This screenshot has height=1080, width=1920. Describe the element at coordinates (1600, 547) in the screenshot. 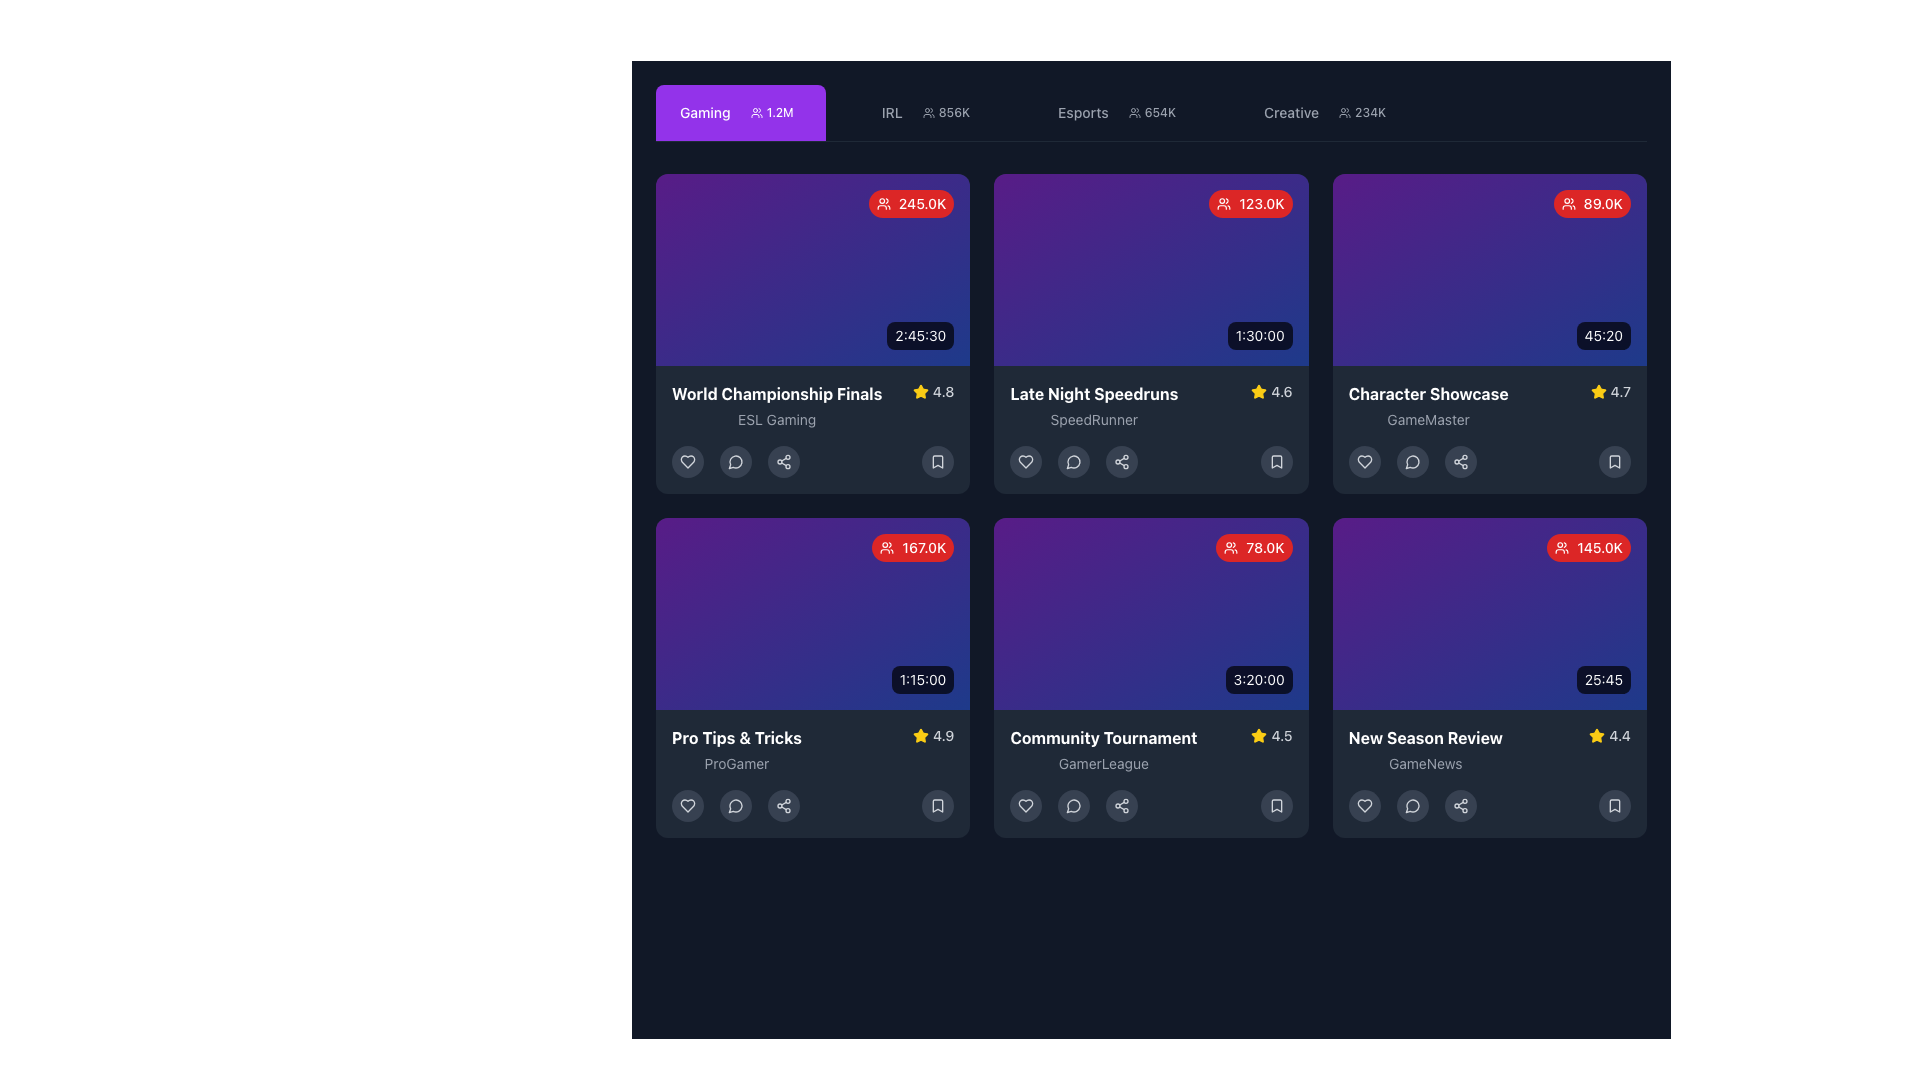

I see `value displayed in the text label located within a red rounded rectangle in the top-right corner of the lower-right card in the grid layout` at that location.